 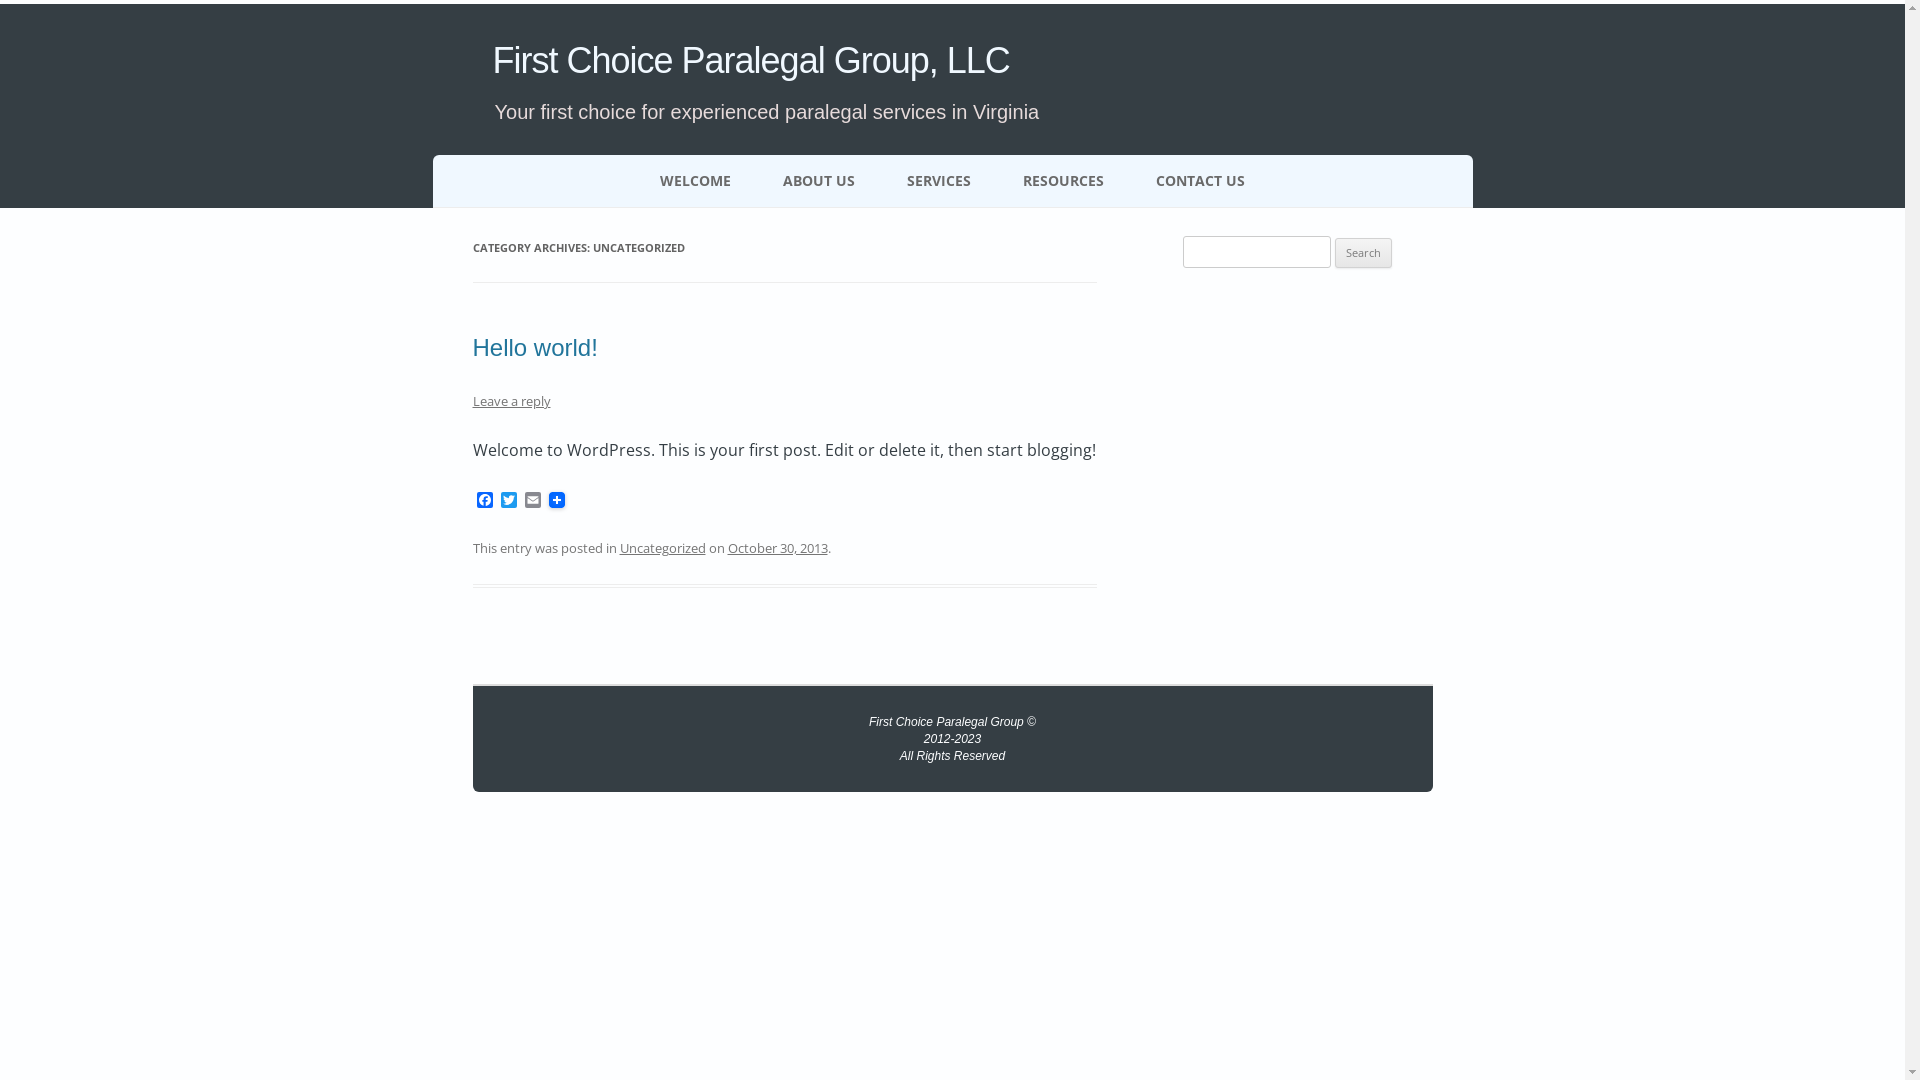 What do you see at coordinates (951, 154) in the screenshot?
I see `'Skip to content'` at bounding box center [951, 154].